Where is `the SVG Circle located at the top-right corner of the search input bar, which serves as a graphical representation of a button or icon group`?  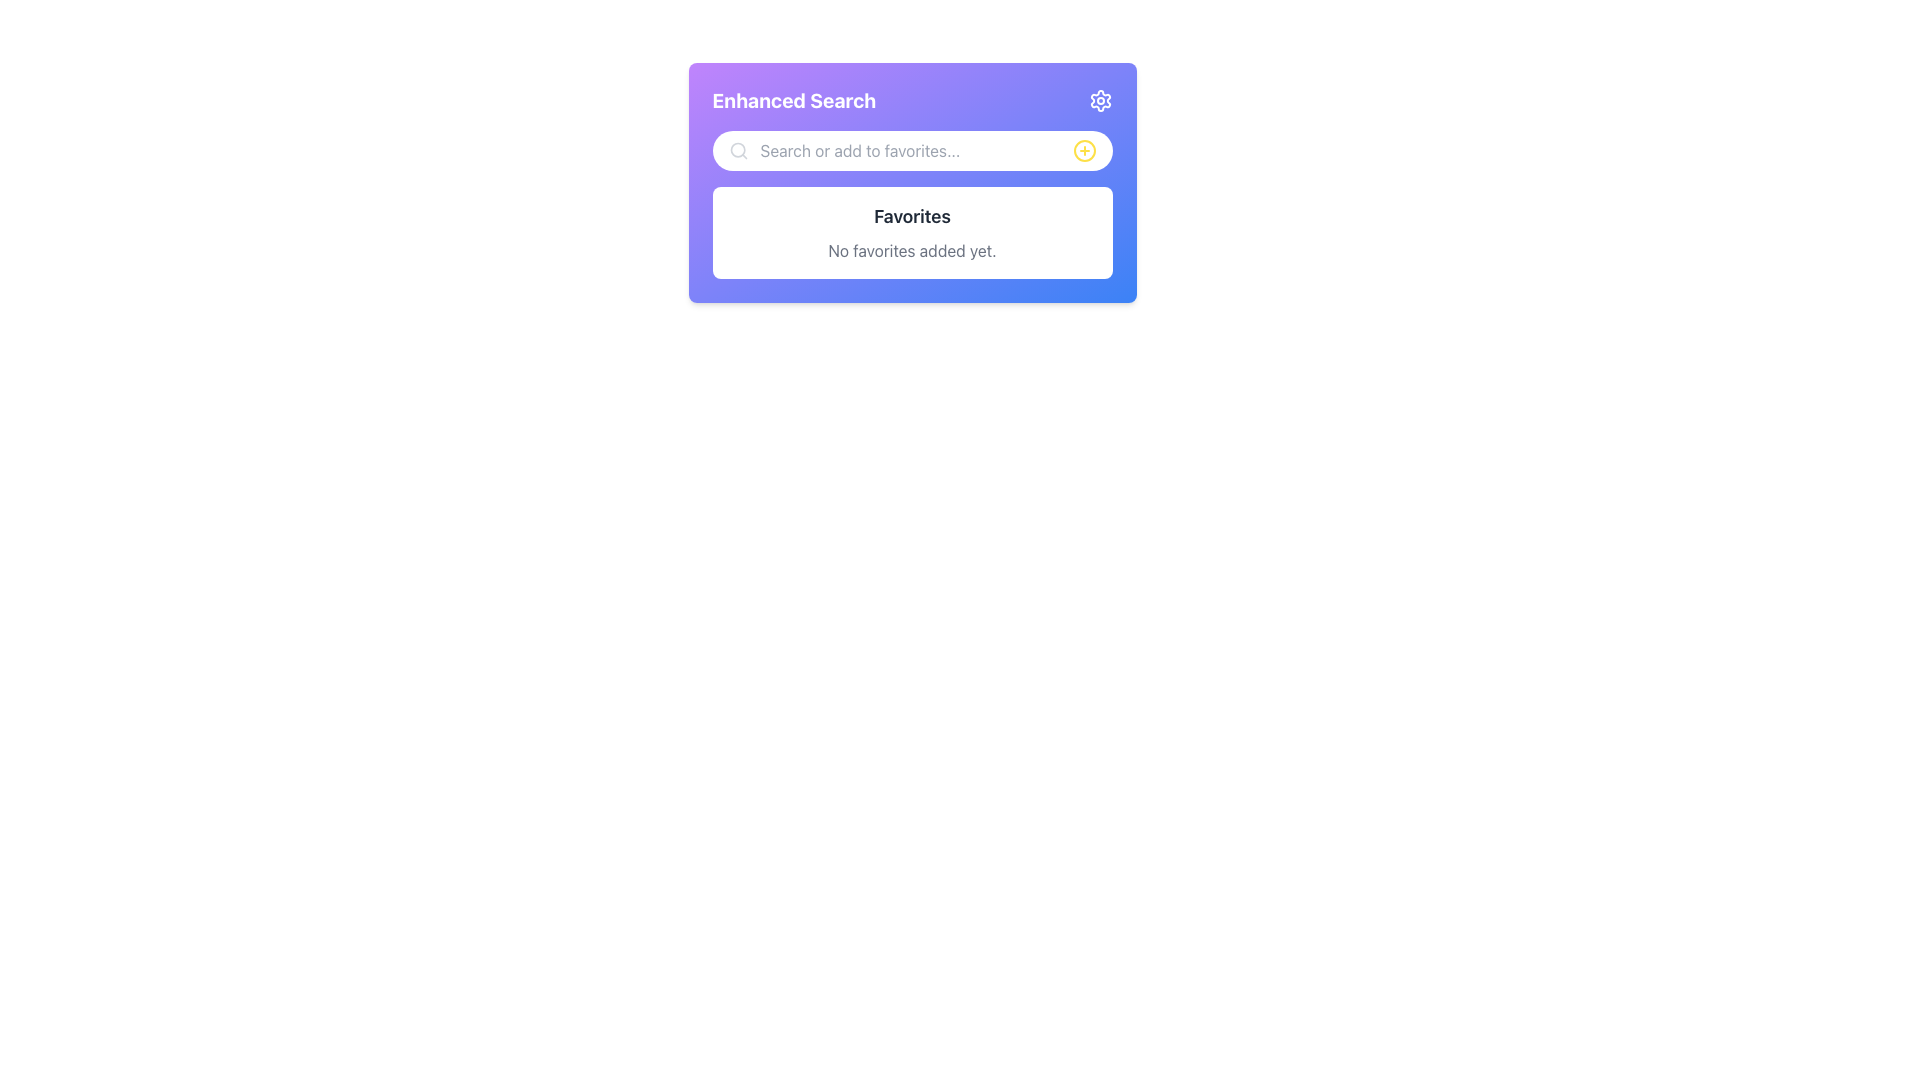
the SVG Circle located at the top-right corner of the search input bar, which serves as a graphical representation of a button or icon group is located at coordinates (1083, 149).